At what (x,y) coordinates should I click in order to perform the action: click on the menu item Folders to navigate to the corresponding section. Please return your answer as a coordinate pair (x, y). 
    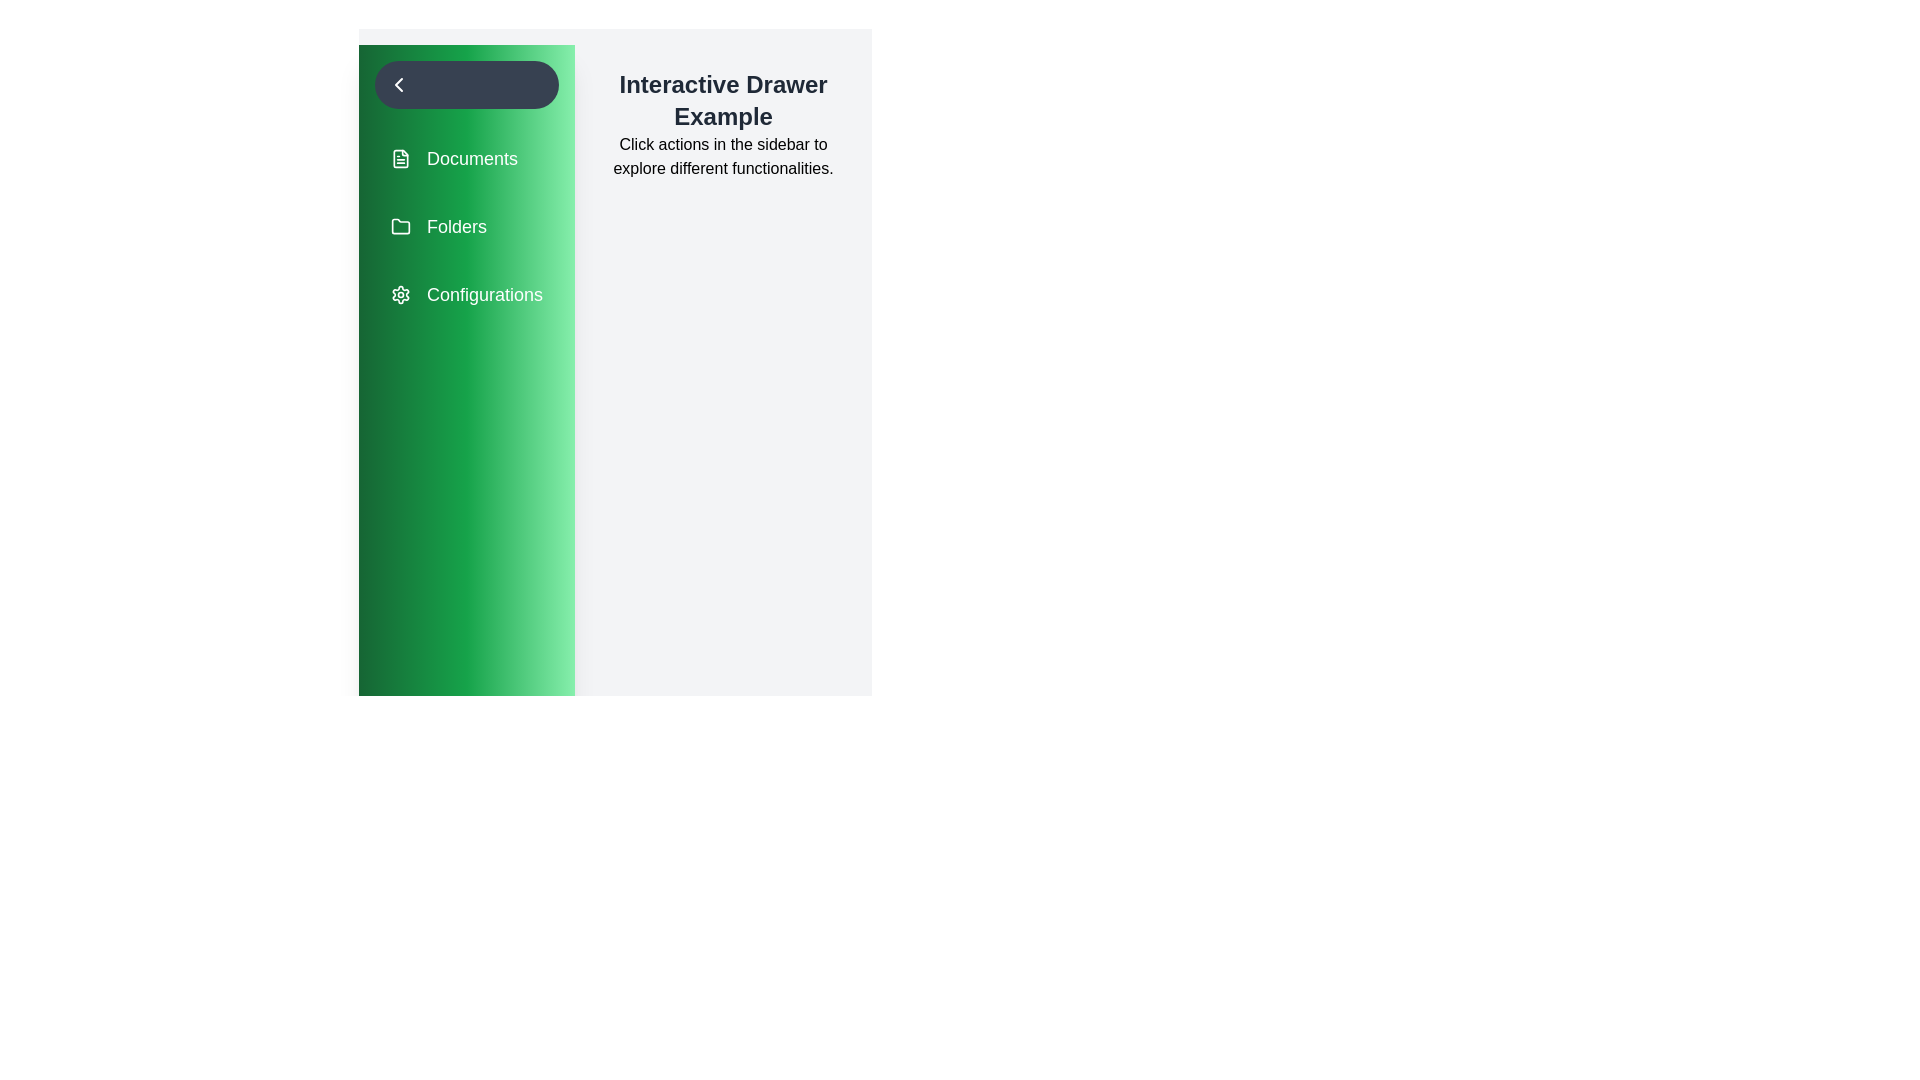
    Looking at the image, I should click on (465, 226).